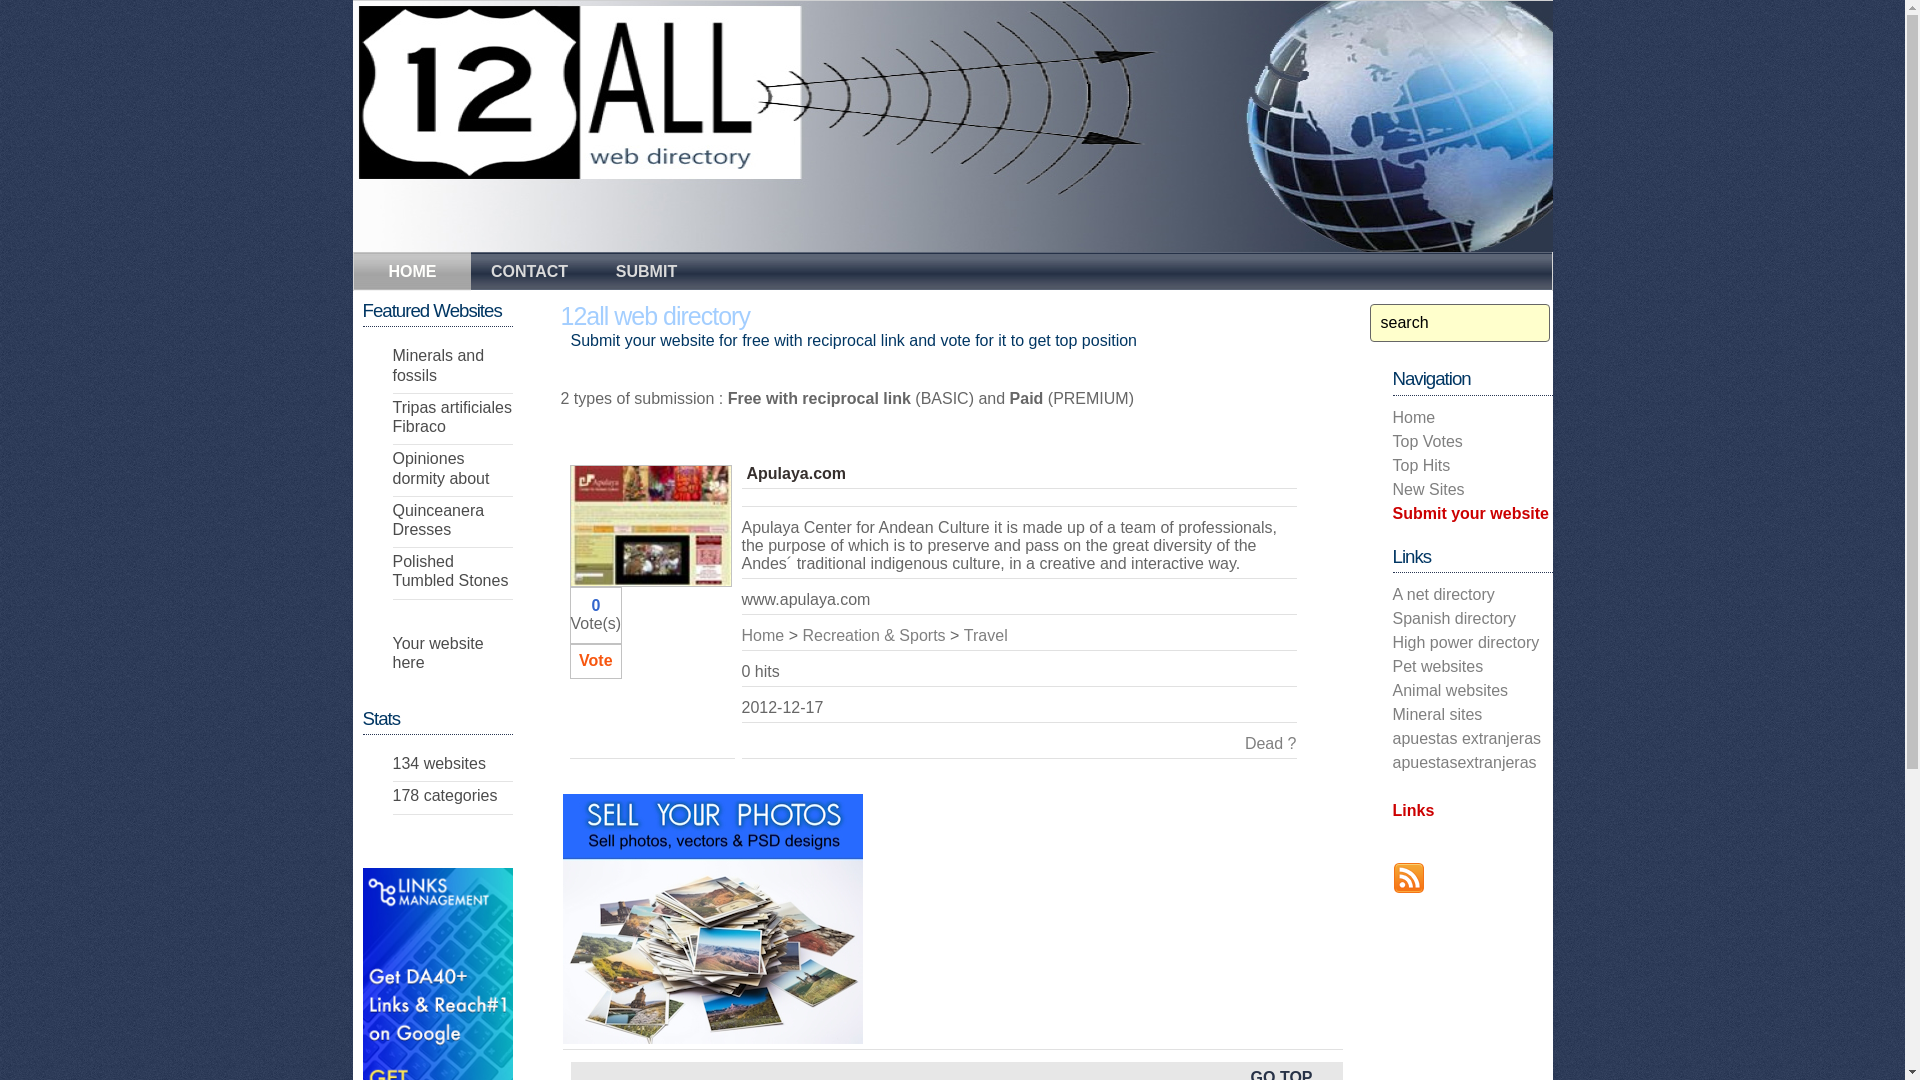 The image size is (1920, 1080). I want to click on 'Pet websites', so click(1391, 666).